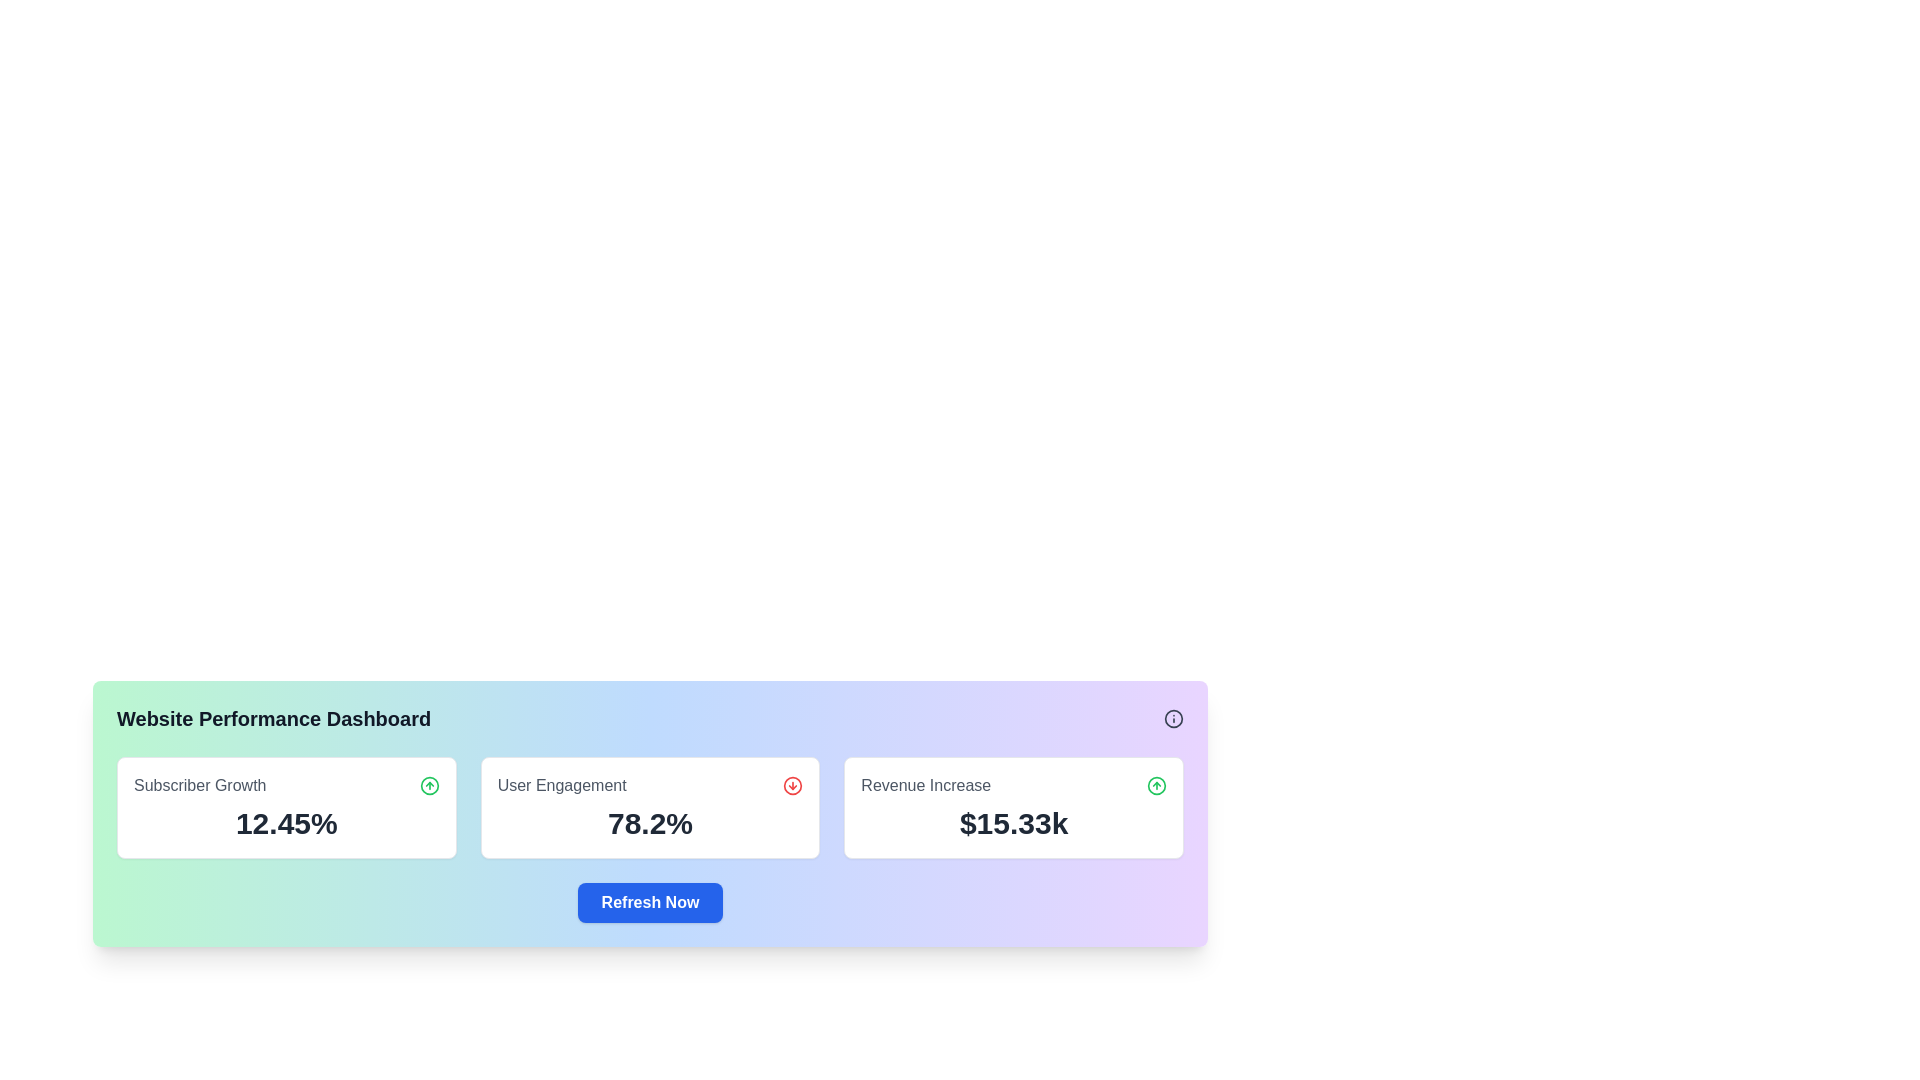  What do you see at coordinates (285, 806) in the screenshot?
I see `the Summary Card element displaying 'Subscriber Growth' with a percentage value of '12.45%', located in the top-left section of a grid of three cards` at bounding box center [285, 806].